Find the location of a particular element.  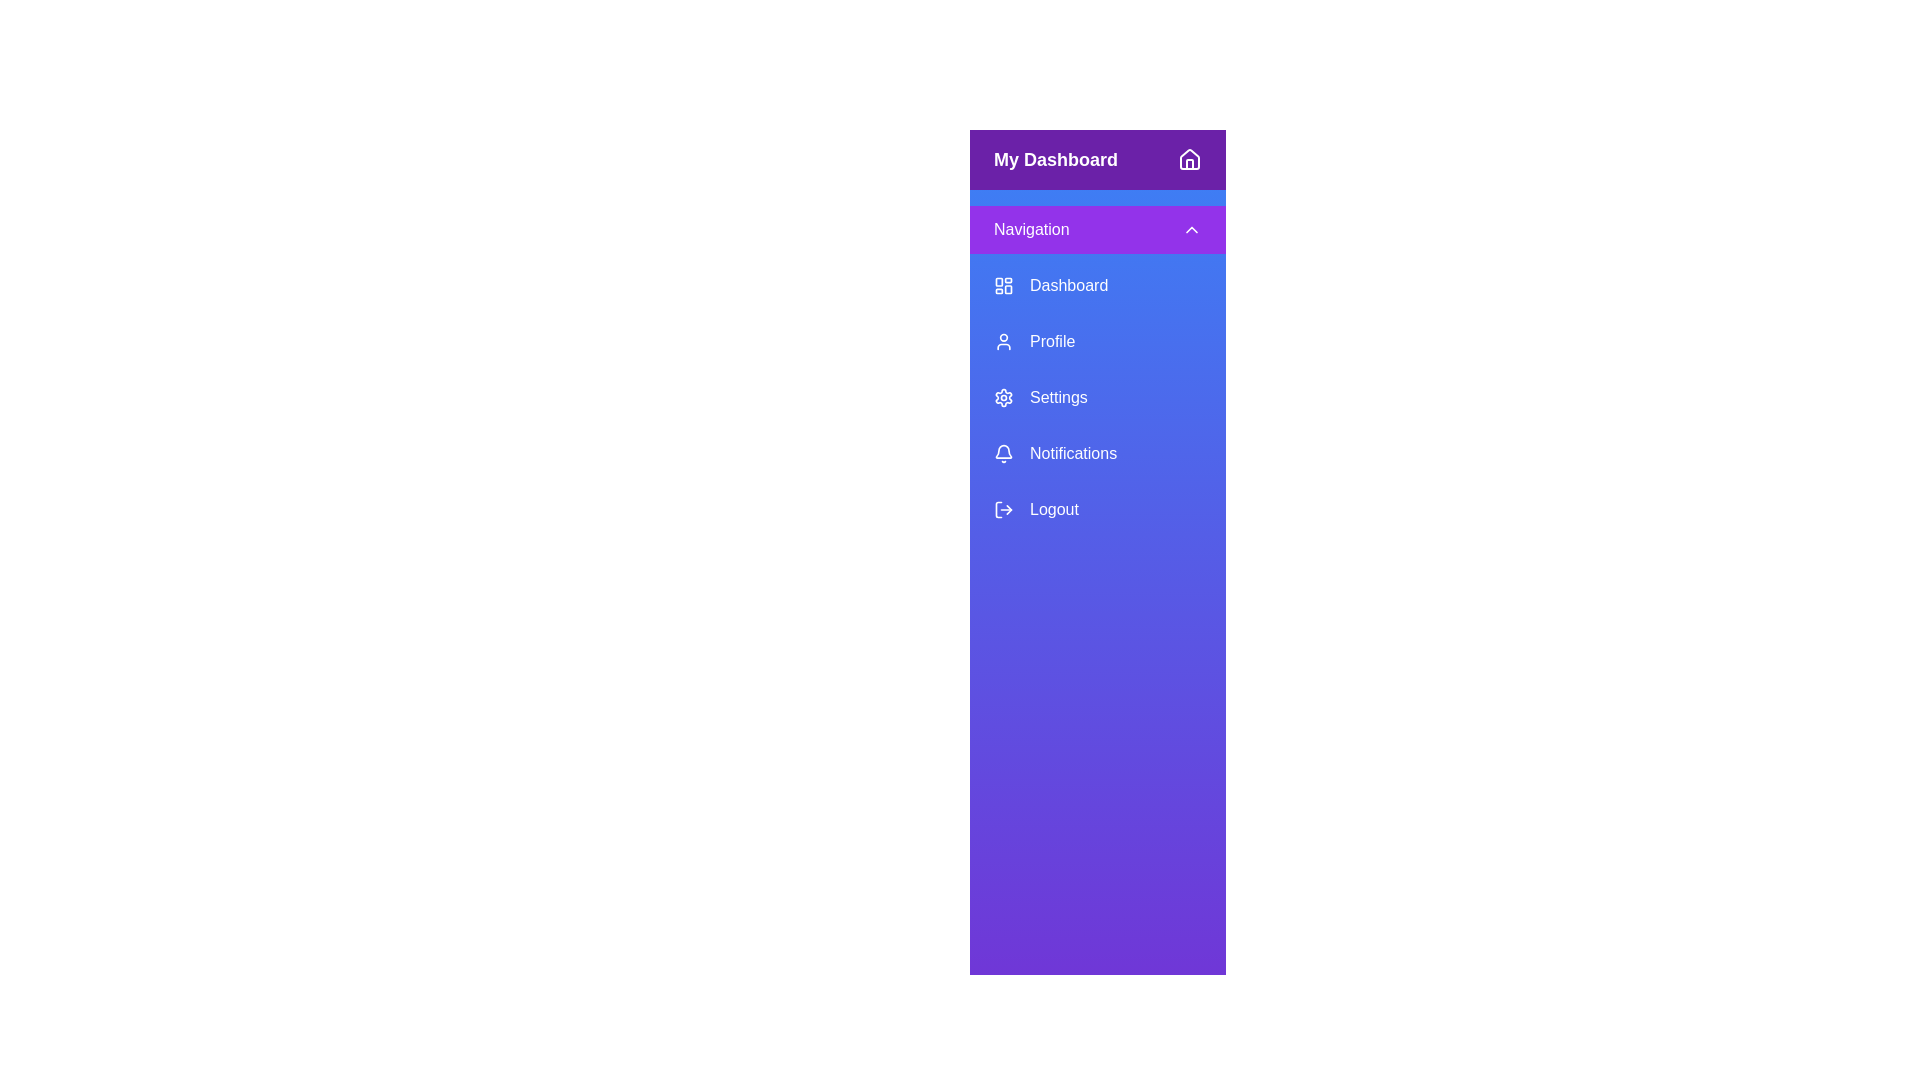

the small upward-pointing chevron icon with a purple background and white stroke located on the right side of the 'Navigation' header is located at coordinates (1191, 229).